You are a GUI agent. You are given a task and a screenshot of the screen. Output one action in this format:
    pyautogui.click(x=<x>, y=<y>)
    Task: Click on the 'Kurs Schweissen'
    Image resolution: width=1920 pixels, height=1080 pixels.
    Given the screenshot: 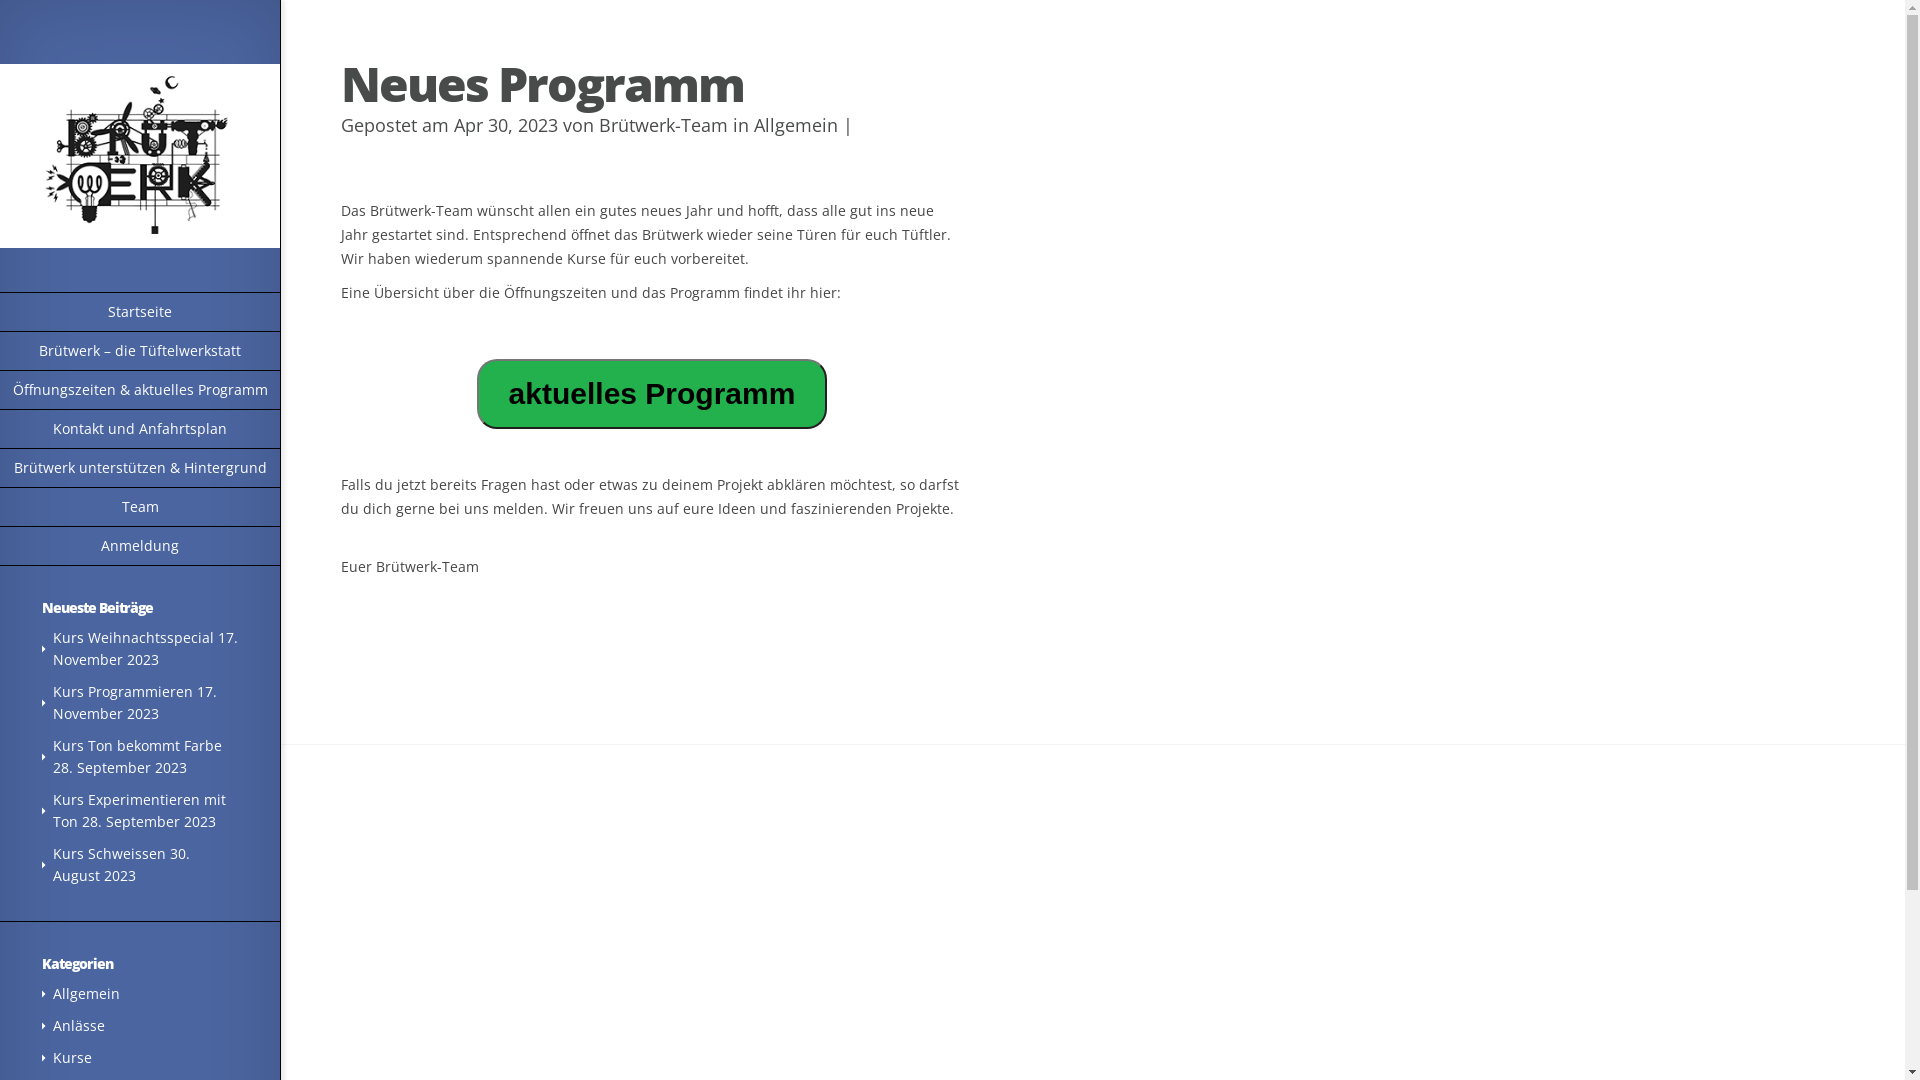 What is the action you would take?
    pyautogui.click(x=108, y=853)
    